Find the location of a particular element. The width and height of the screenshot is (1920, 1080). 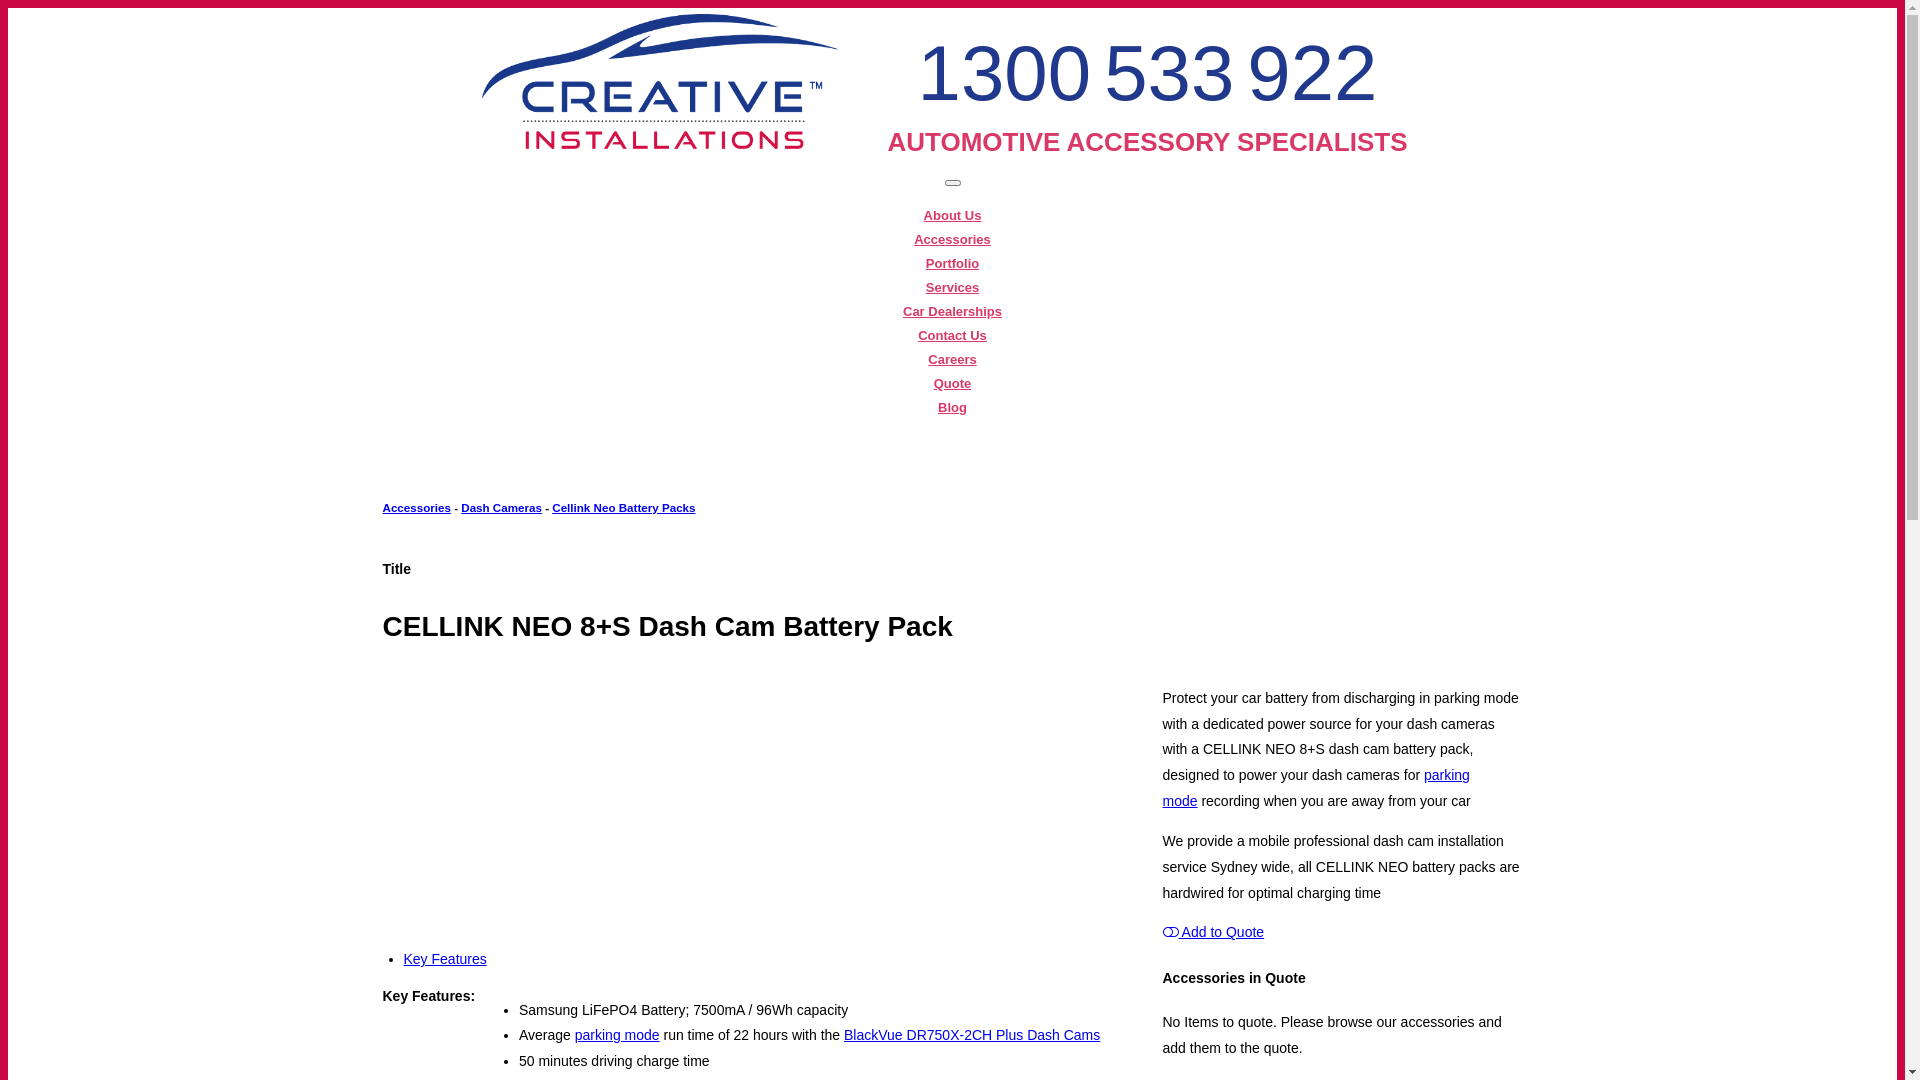

'parking mode' is located at coordinates (1315, 786).